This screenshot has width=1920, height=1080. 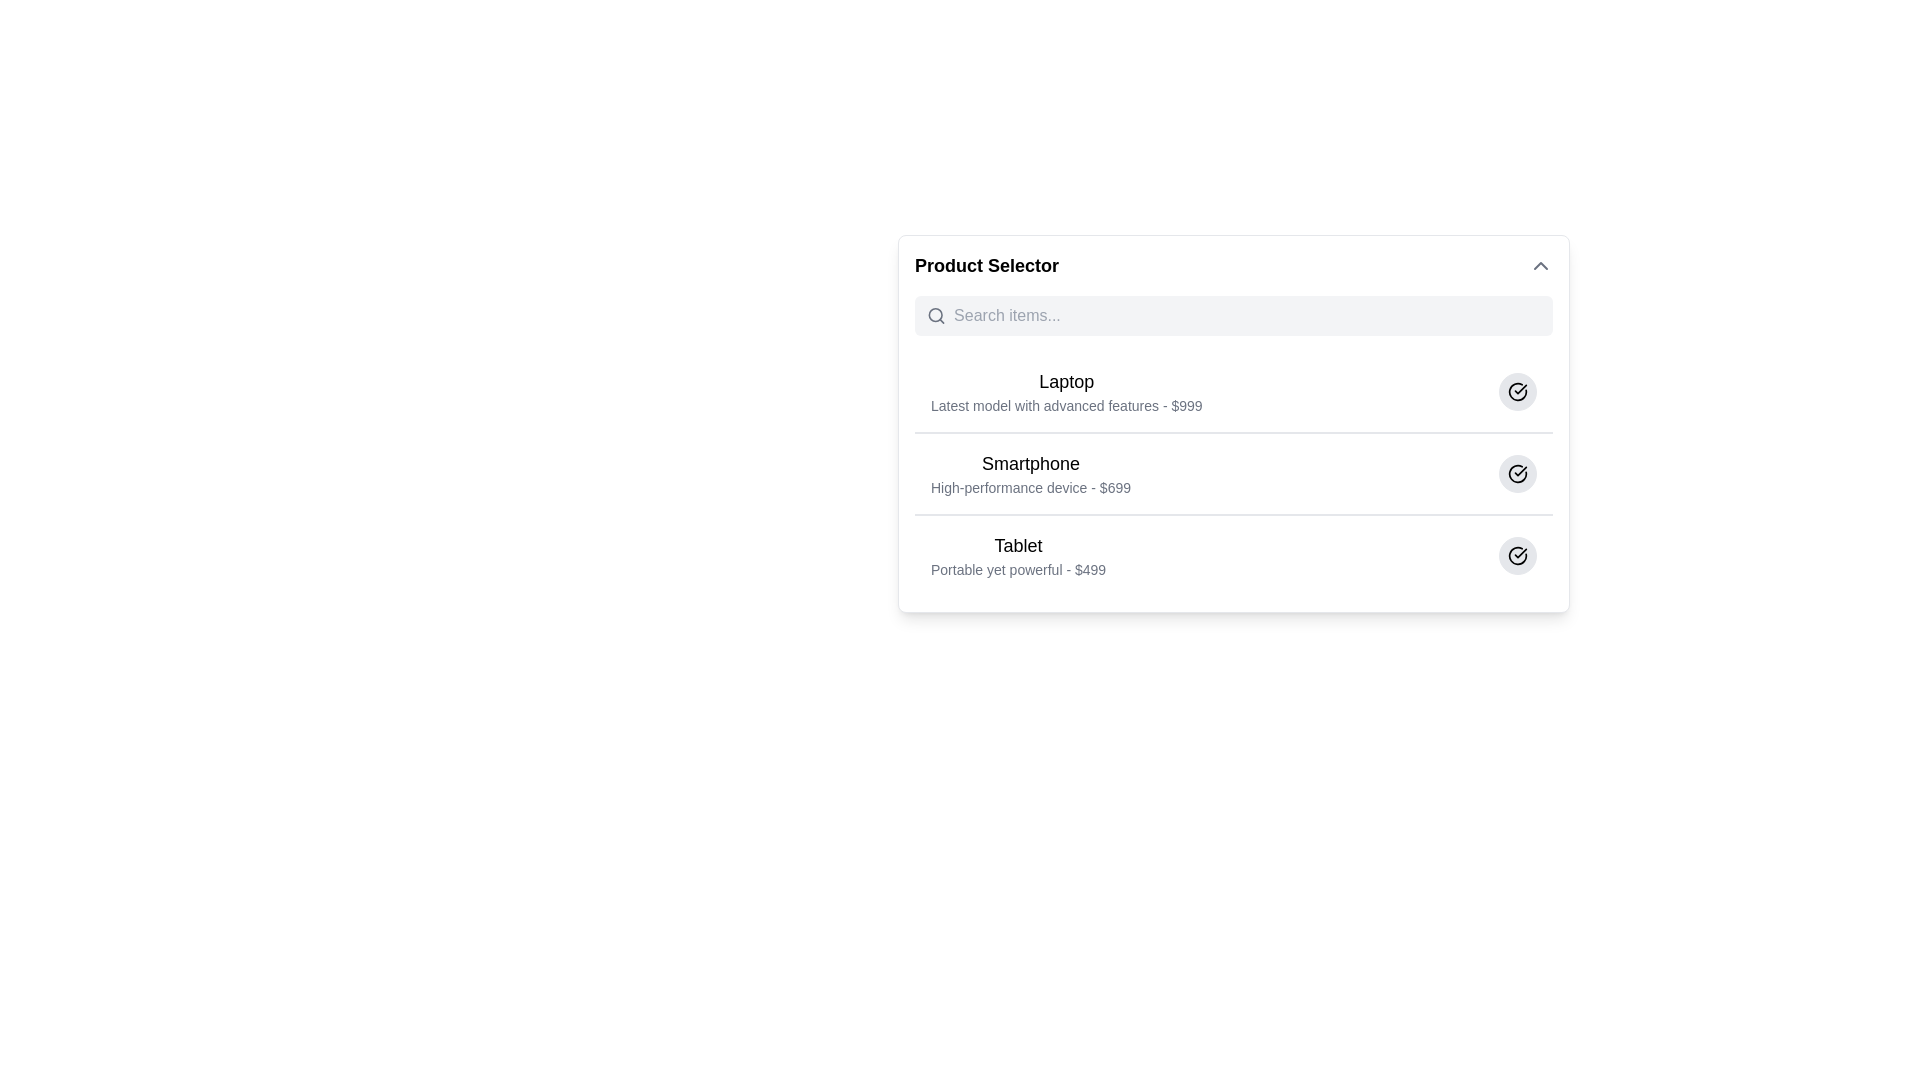 What do you see at coordinates (1018, 570) in the screenshot?
I see `the text label that provides additional descriptive details and the price of the 'Tablet' product, located directly beneath the 'Tablet' label in the product list` at bounding box center [1018, 570].